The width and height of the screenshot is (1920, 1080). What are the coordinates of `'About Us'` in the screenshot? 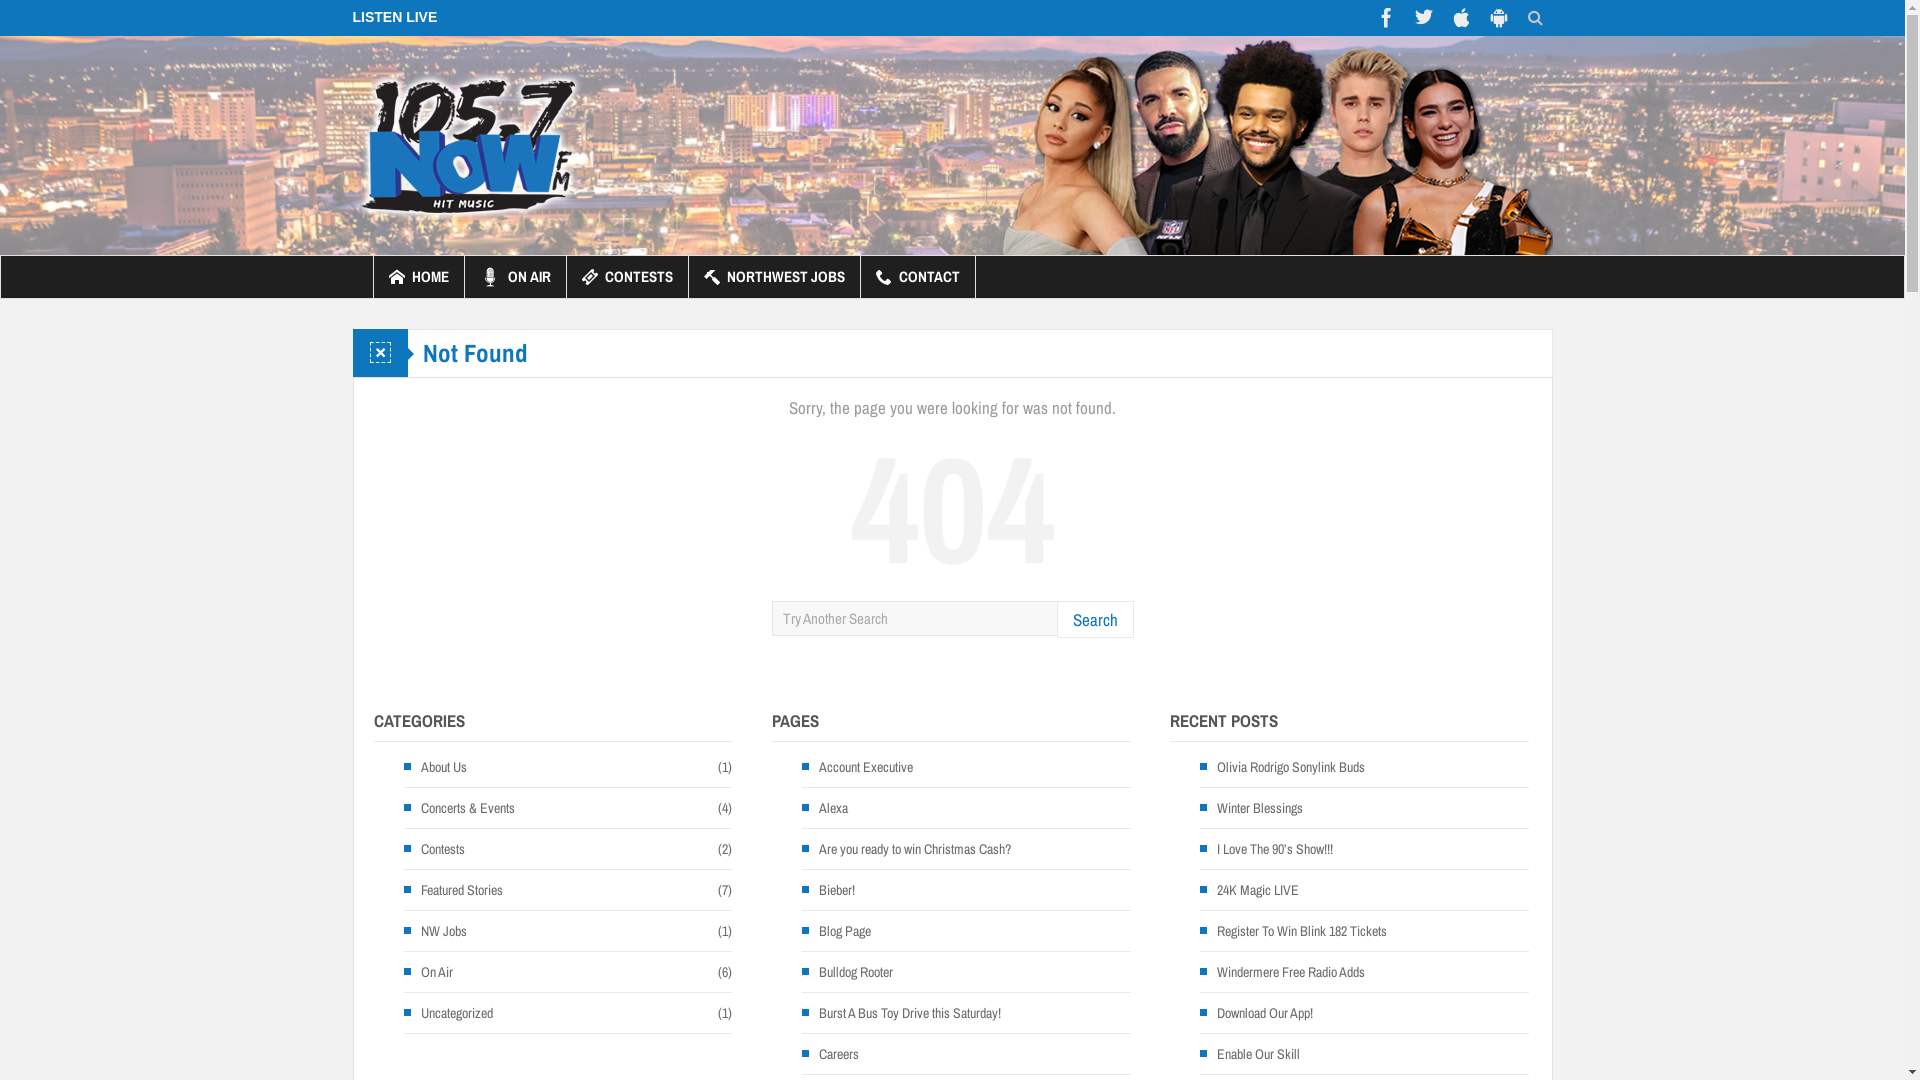 It's located at (434, 766).